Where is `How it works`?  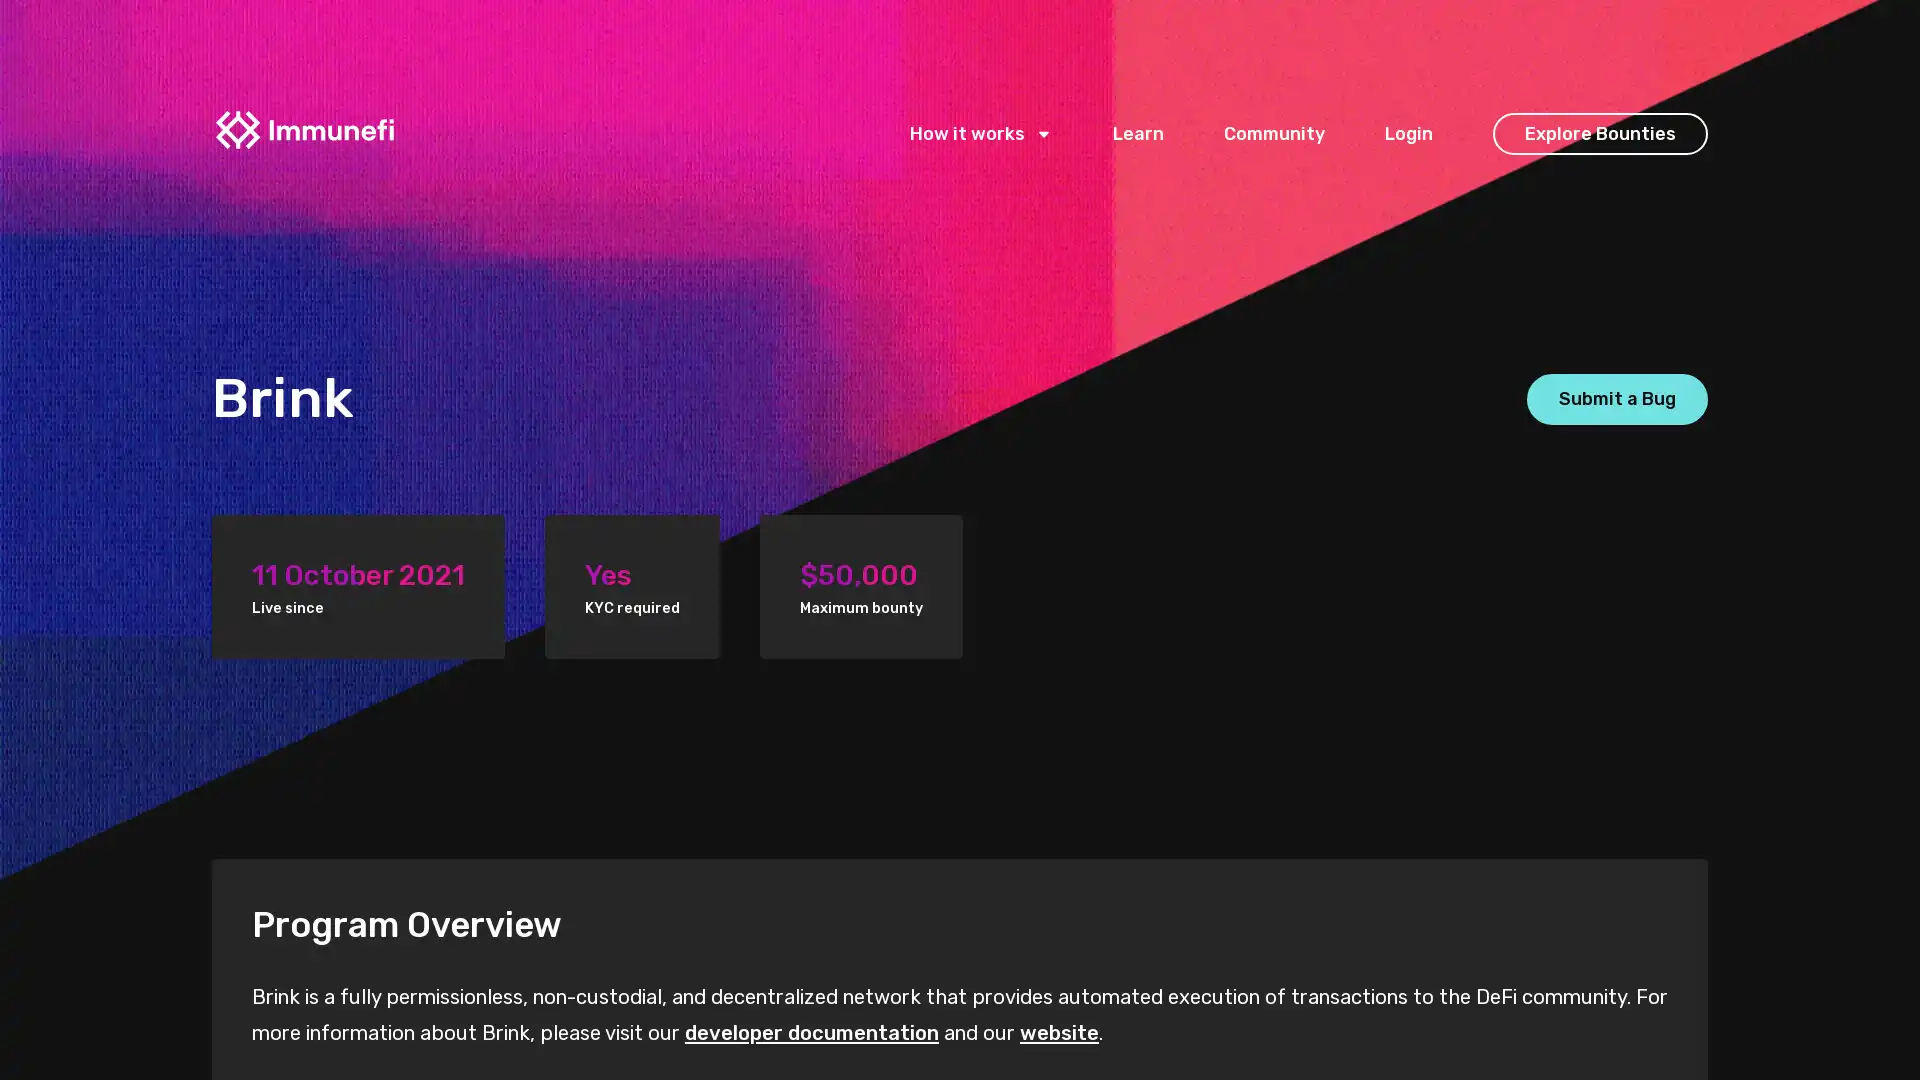 How it works is located at coordinates (981, 133).